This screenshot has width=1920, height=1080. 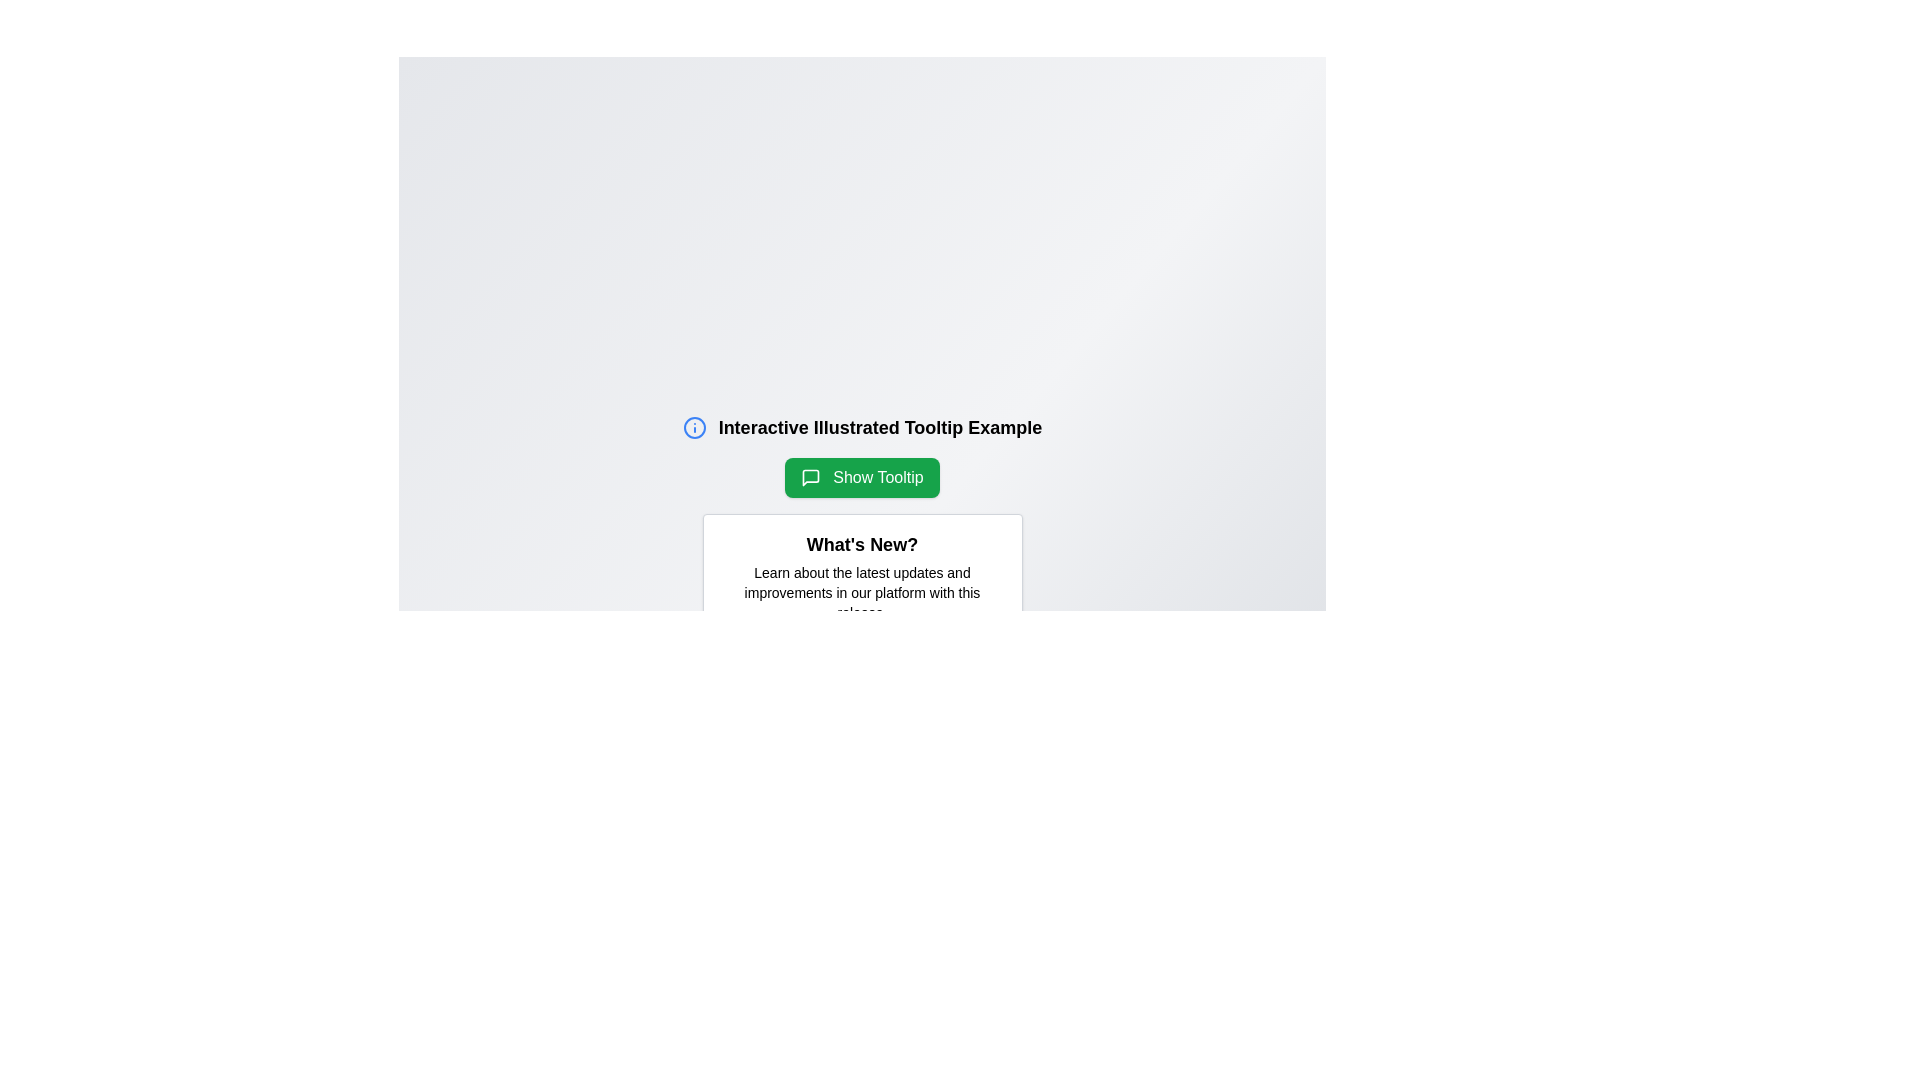 I want to click on the text label displaying 'Interactive Illustrated Tooltip Example', which is positioned to the right of a blue circular icon, so click(x=880, y=427).